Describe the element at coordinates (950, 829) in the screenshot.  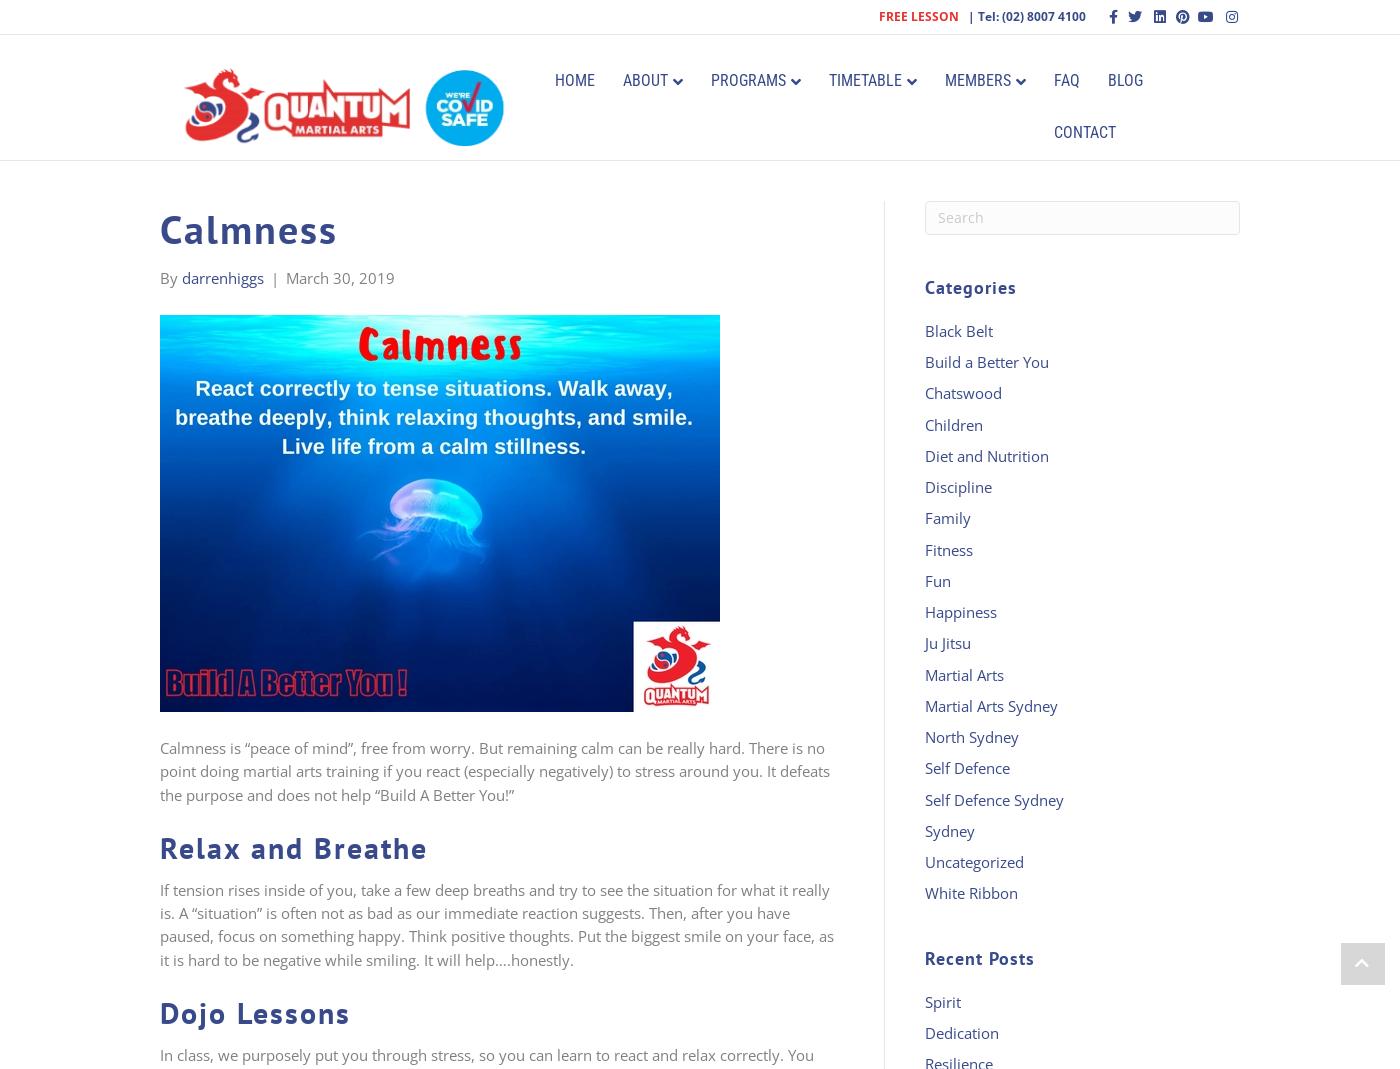
I see `'Sydney'` at that location.